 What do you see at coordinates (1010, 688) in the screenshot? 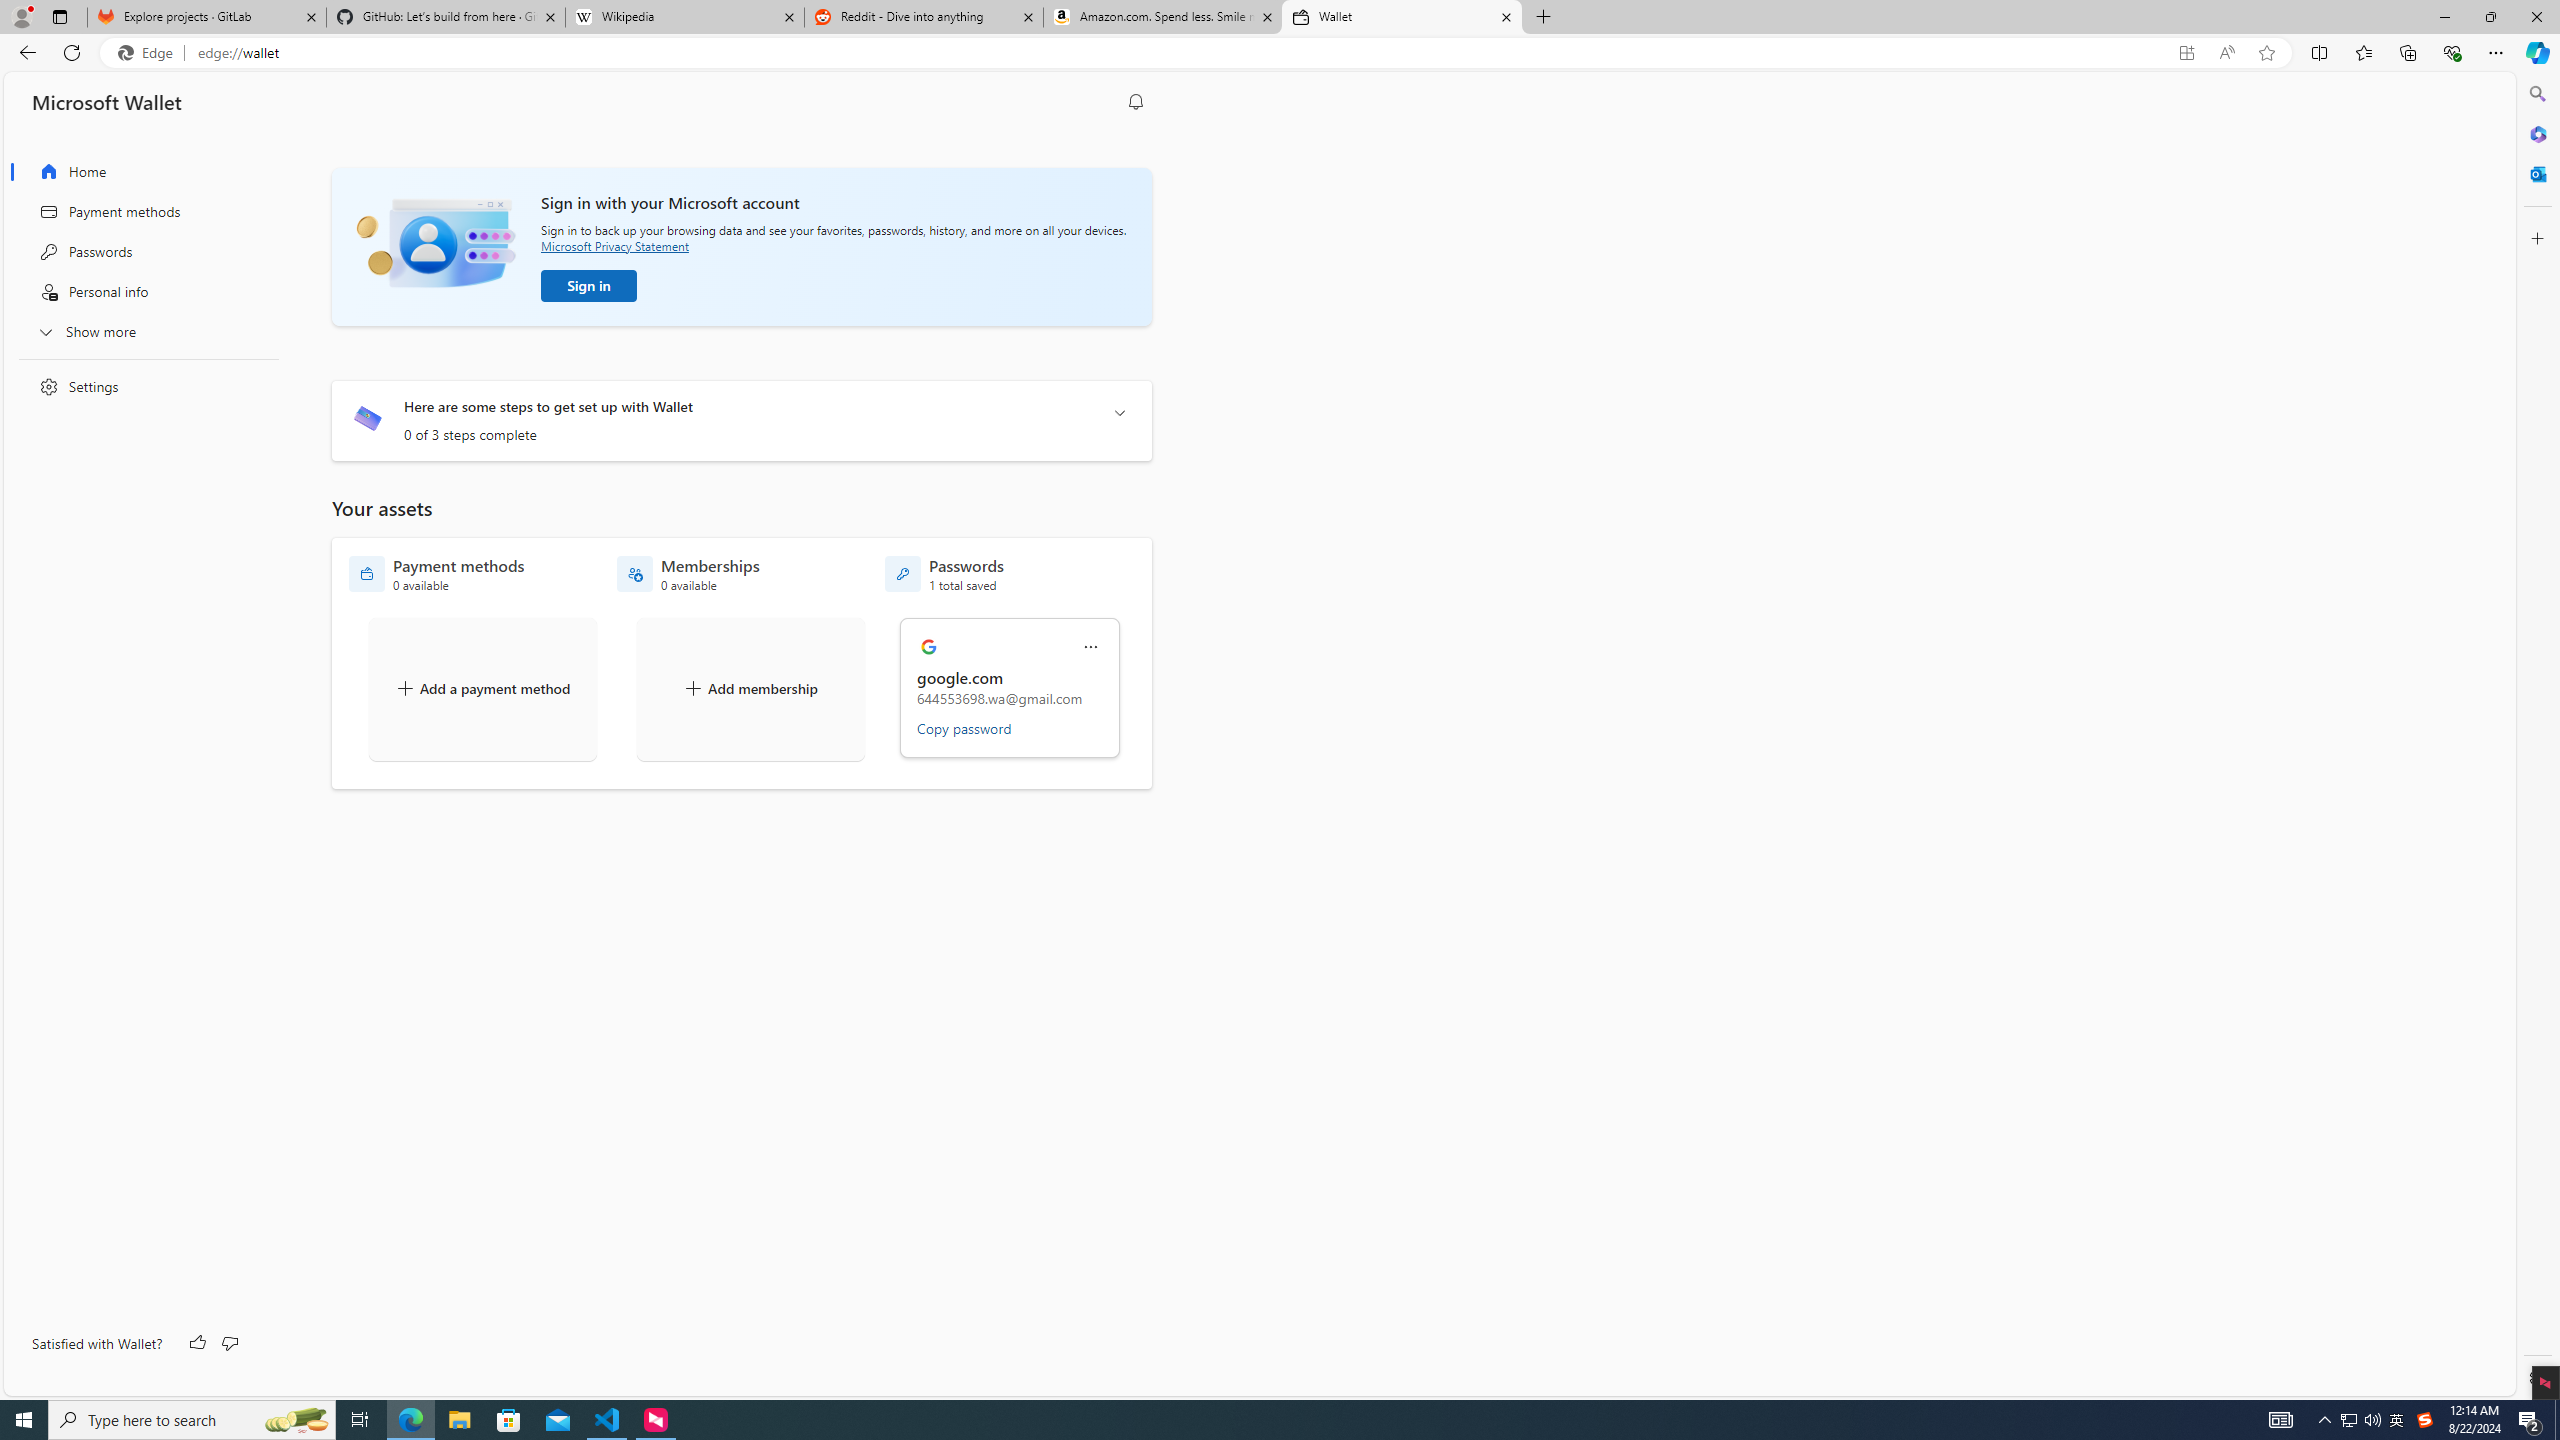
I see `'More actions google.com 644553698.wa@gmail.com Copy password'` at bounding box center [1010, 688].